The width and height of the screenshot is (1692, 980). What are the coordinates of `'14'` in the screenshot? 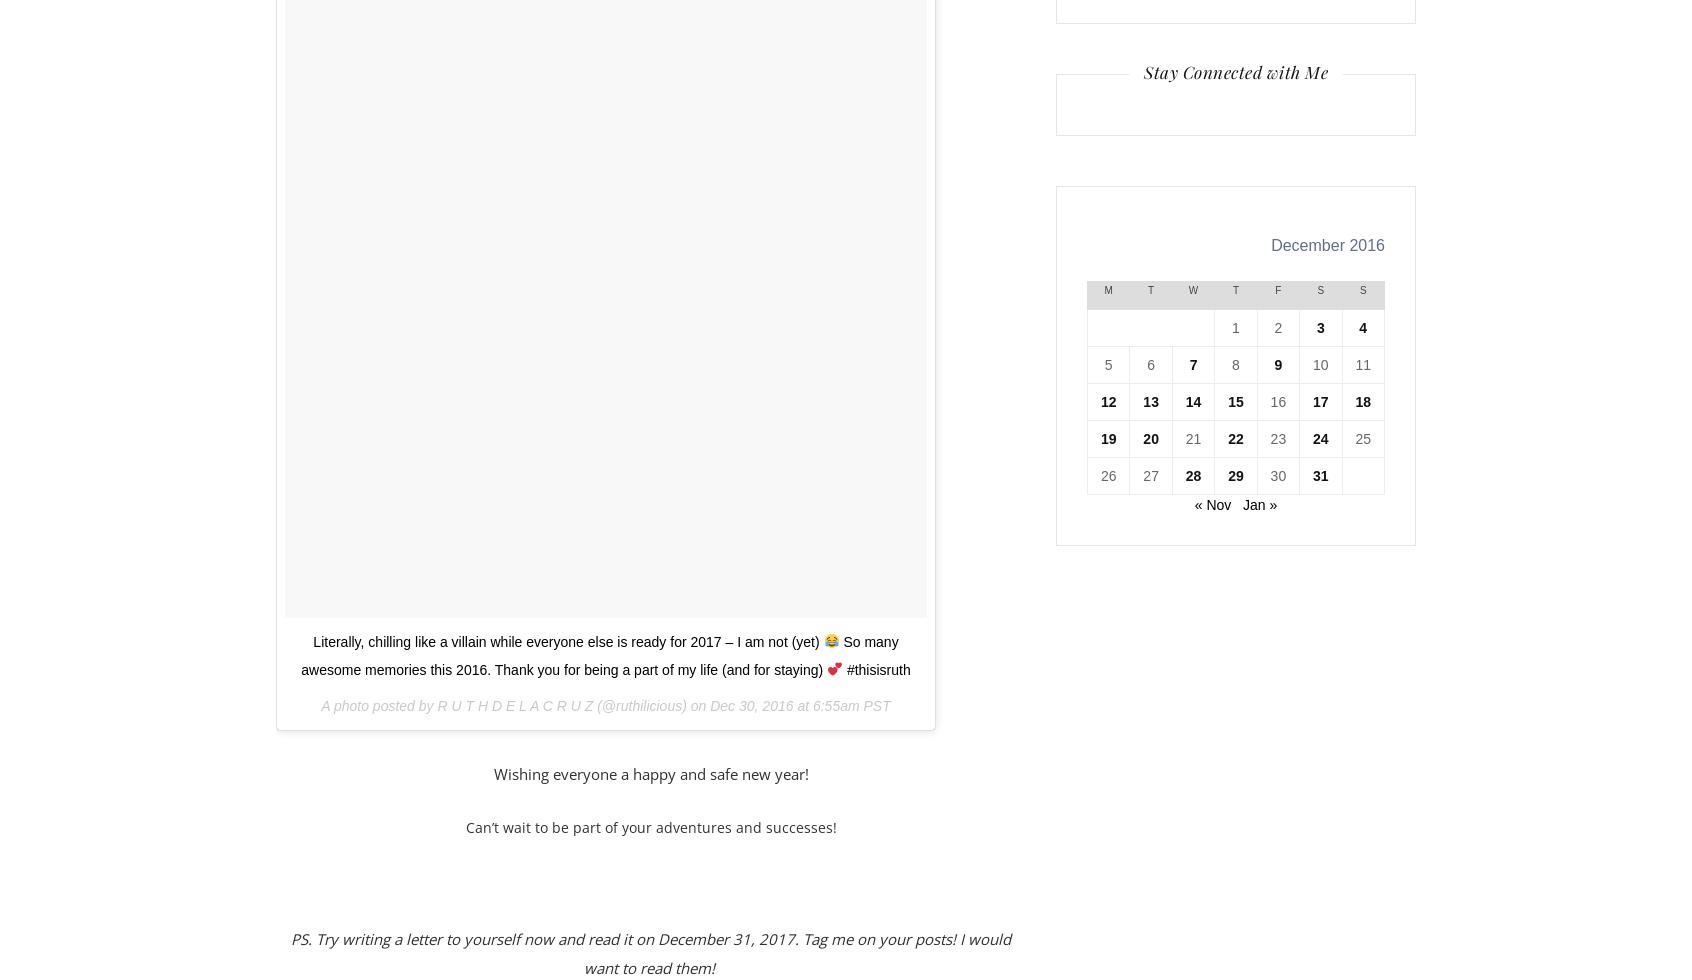 It's located at (1184, 401).